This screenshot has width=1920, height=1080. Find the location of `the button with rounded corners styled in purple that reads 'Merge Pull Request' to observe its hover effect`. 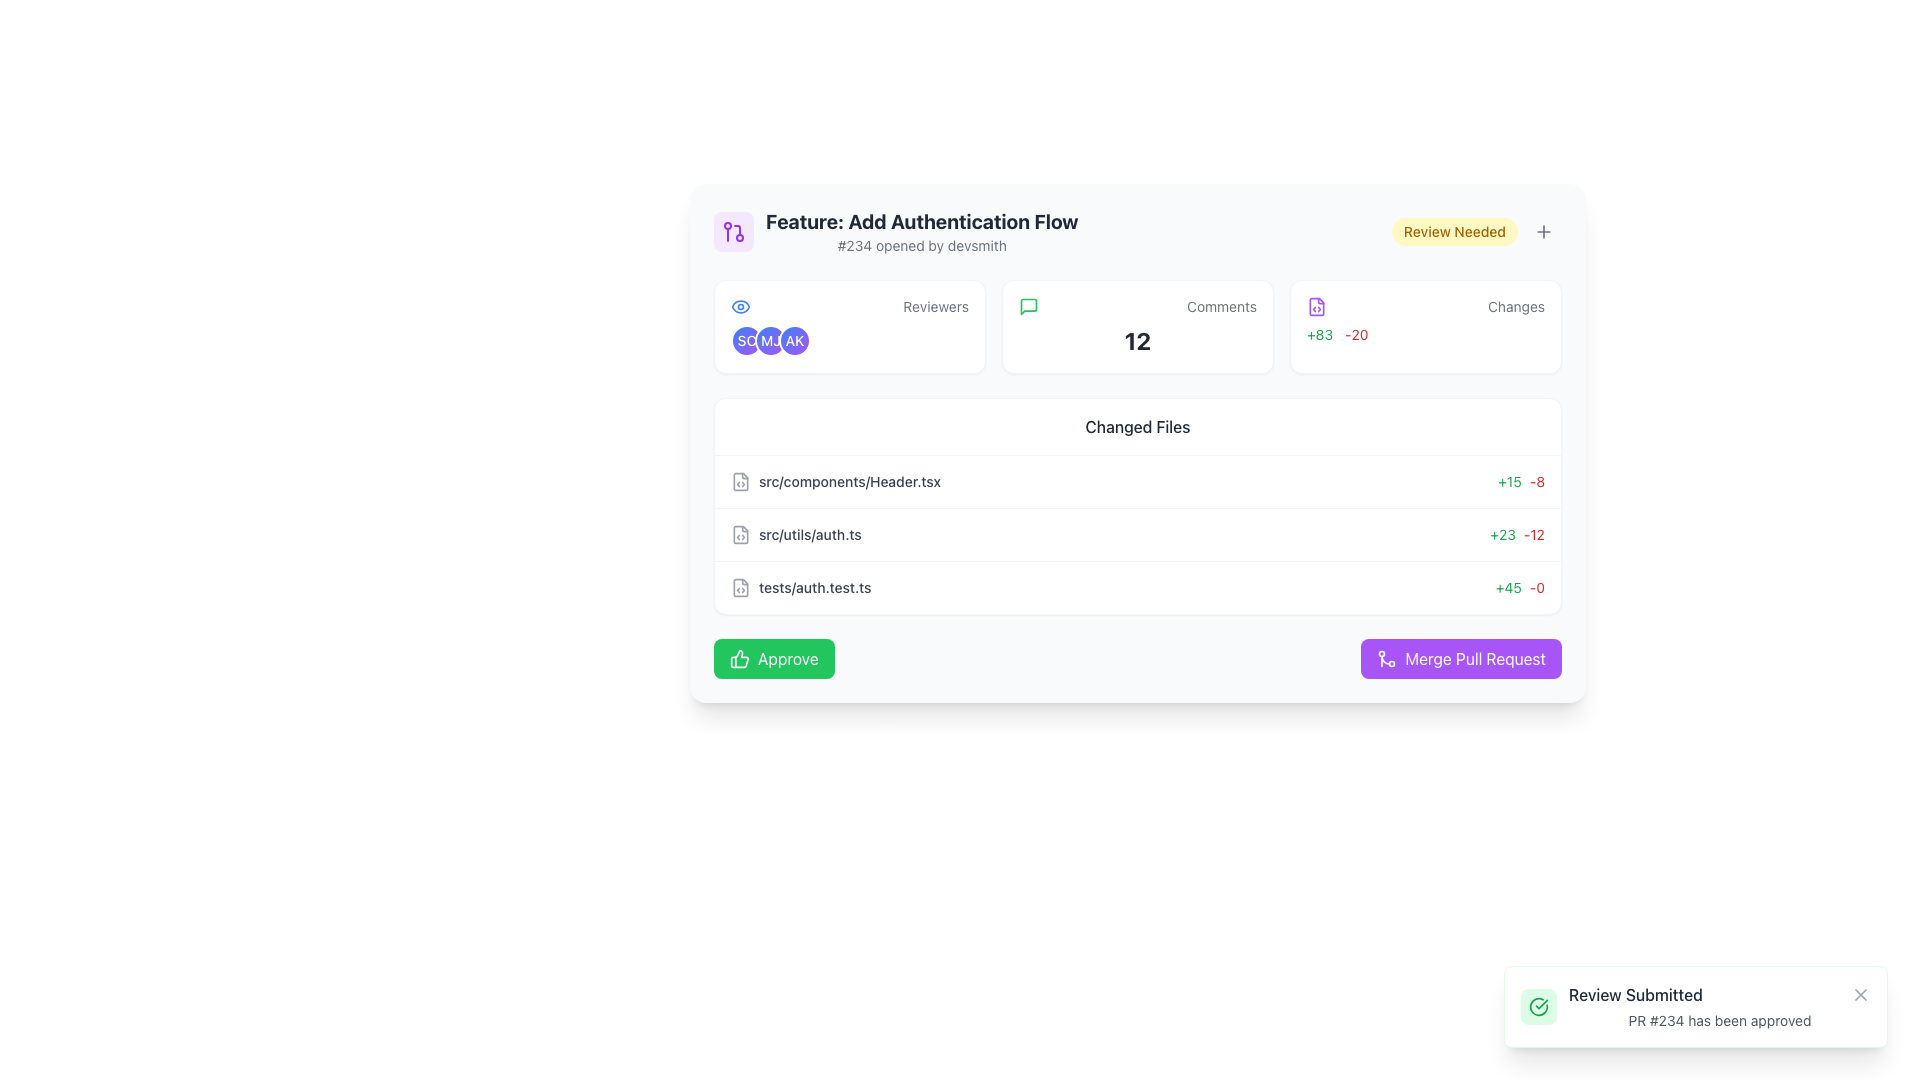

the button with rounded corners styled in purple that reads 'Merge Pull Request' to observe its hover effect is located at coordinates (1461, 659).